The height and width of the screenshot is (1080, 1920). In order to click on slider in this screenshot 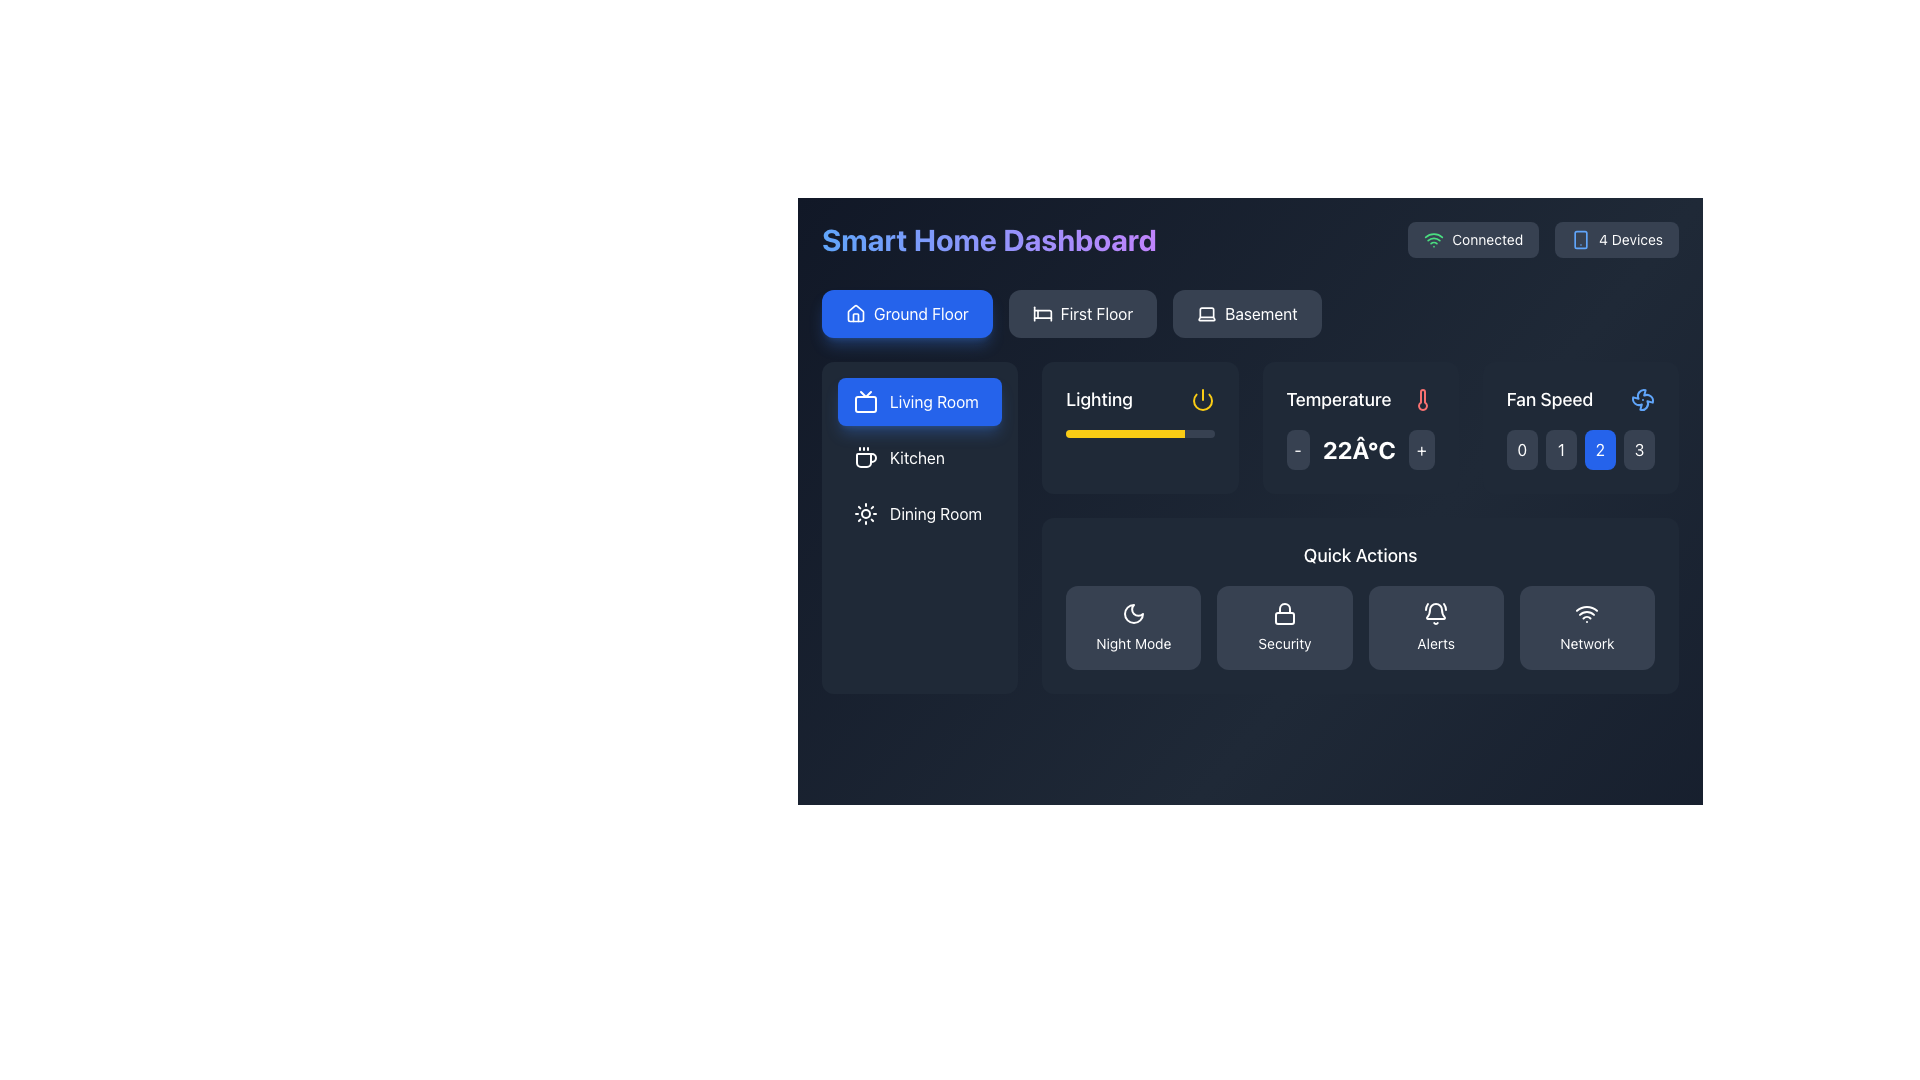, I will do `click(1091, 433)`.